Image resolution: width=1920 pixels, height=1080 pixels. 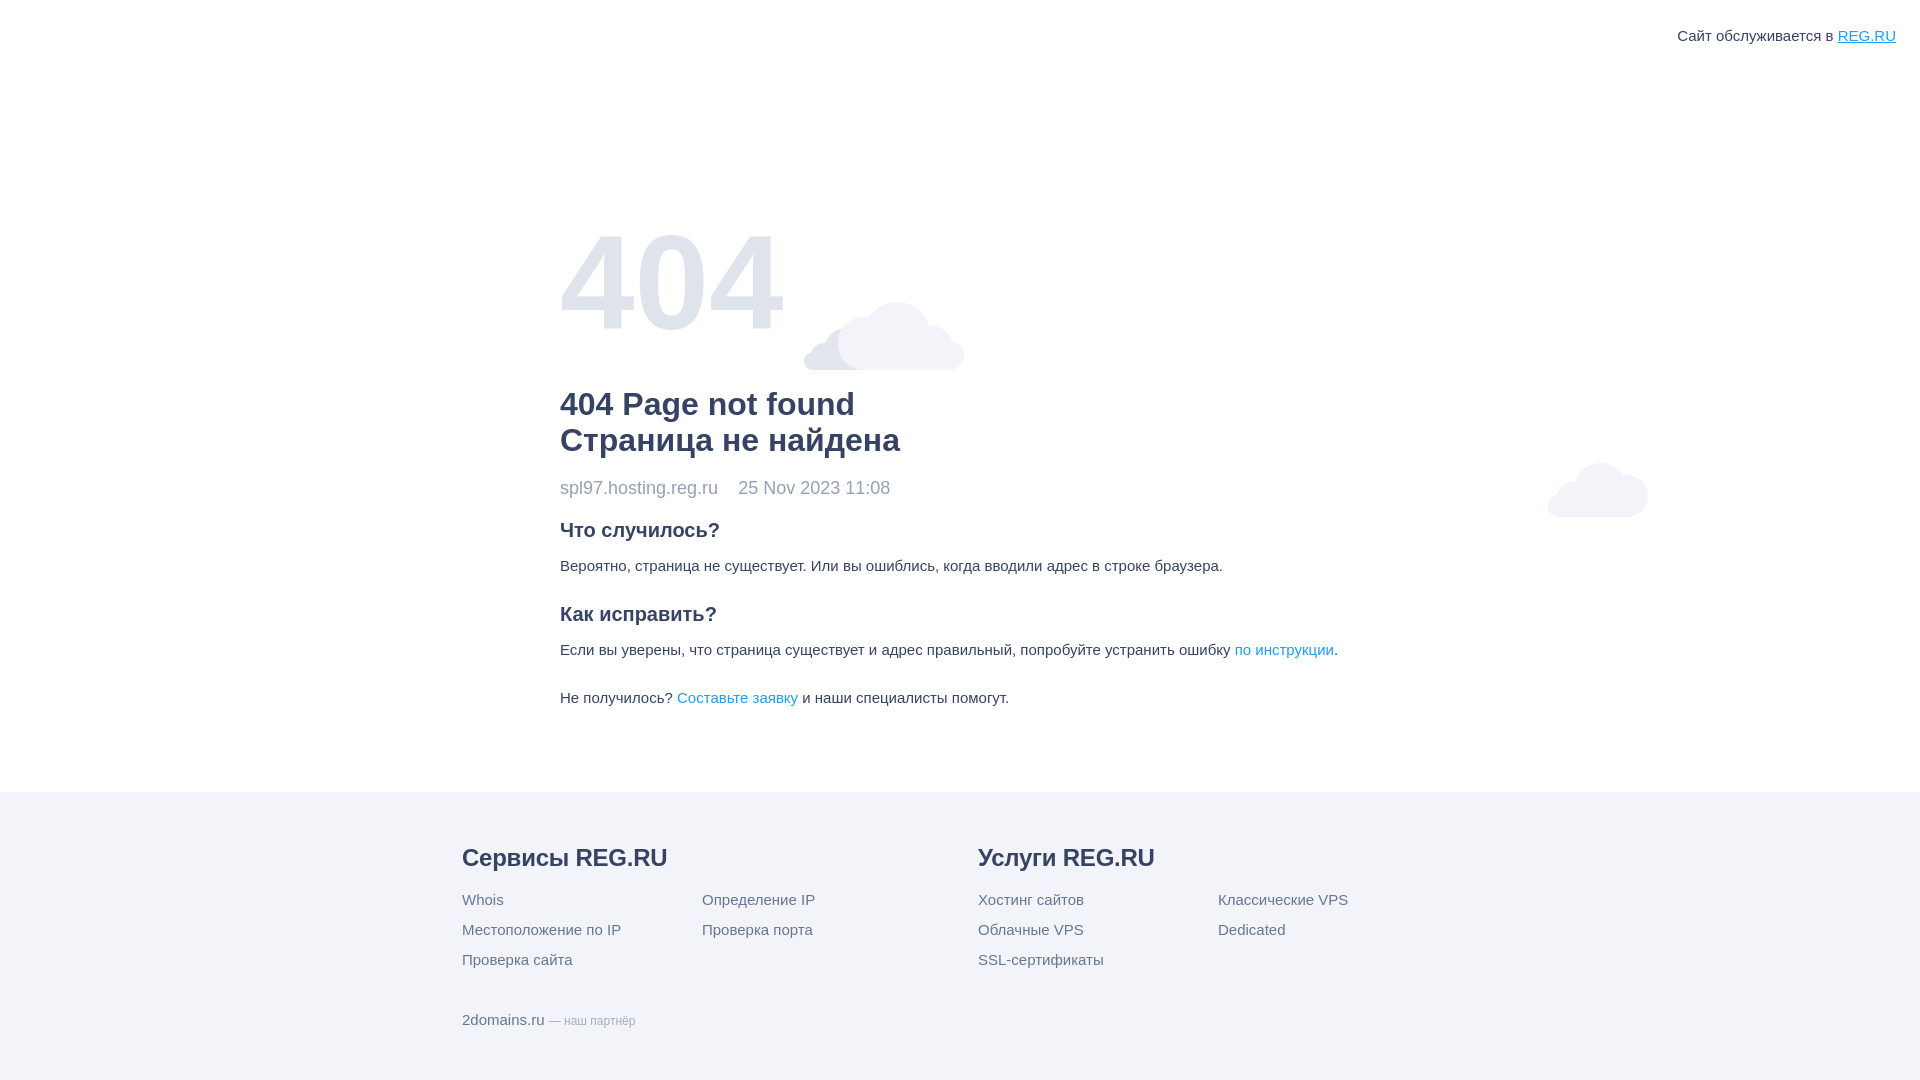 I want to click on 'REG.RU', so click(x=1866, y=35).